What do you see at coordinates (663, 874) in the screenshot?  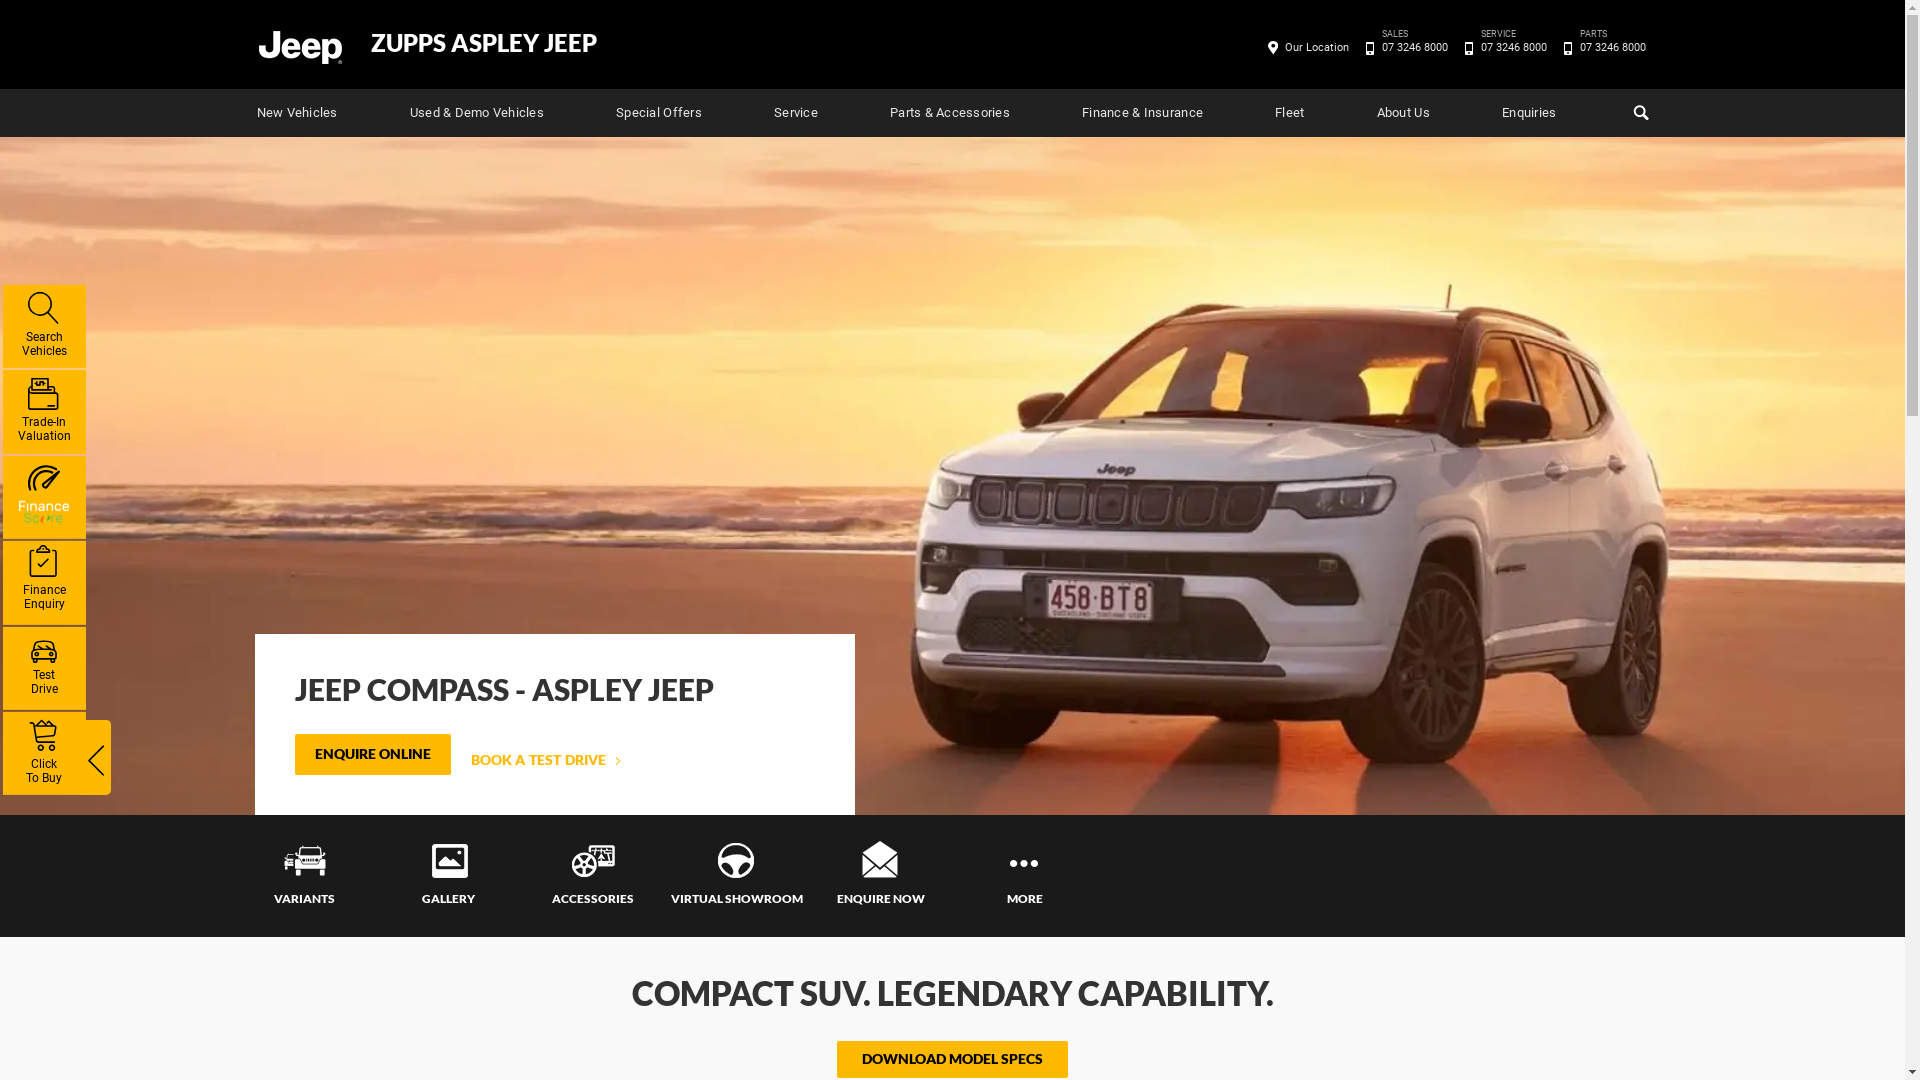 I see `'VIRTUAL SHOWROOM'` at bounding box center [663, 874].